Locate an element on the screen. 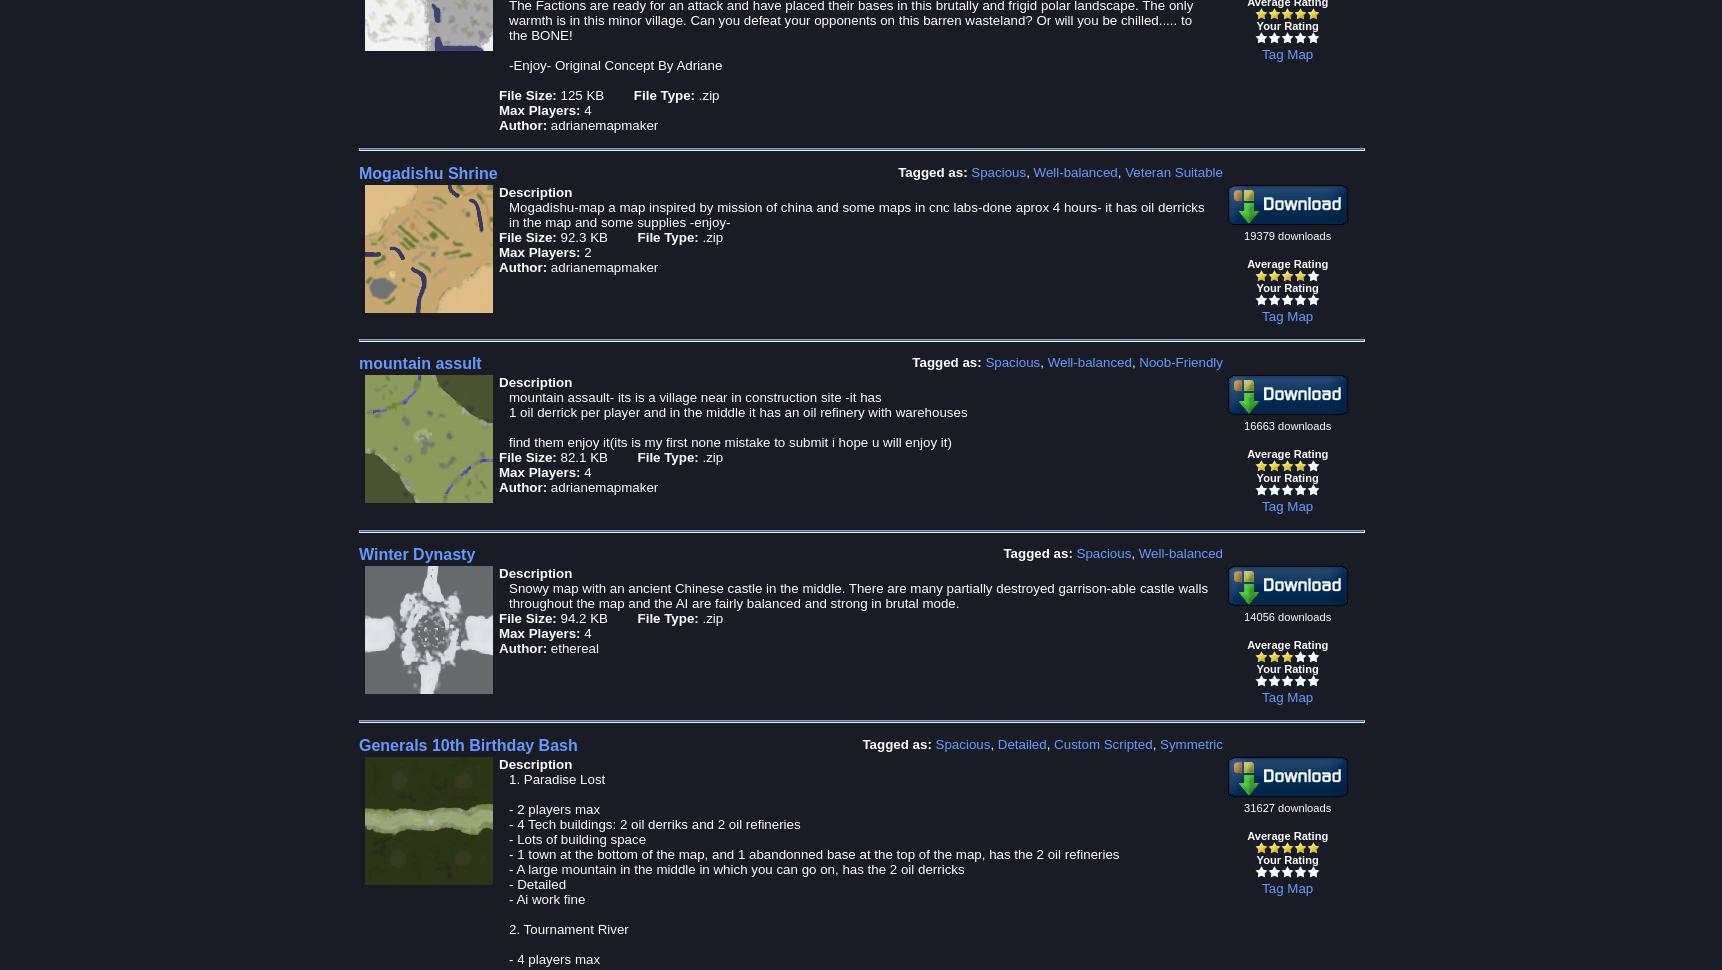 The width and height of the screenshot is (1722, 970). '- 1 town at the bottom of the map, and 1 abandonned base at the top of the map, has the 2 oil refineries' is located at coordinates (812, 852).